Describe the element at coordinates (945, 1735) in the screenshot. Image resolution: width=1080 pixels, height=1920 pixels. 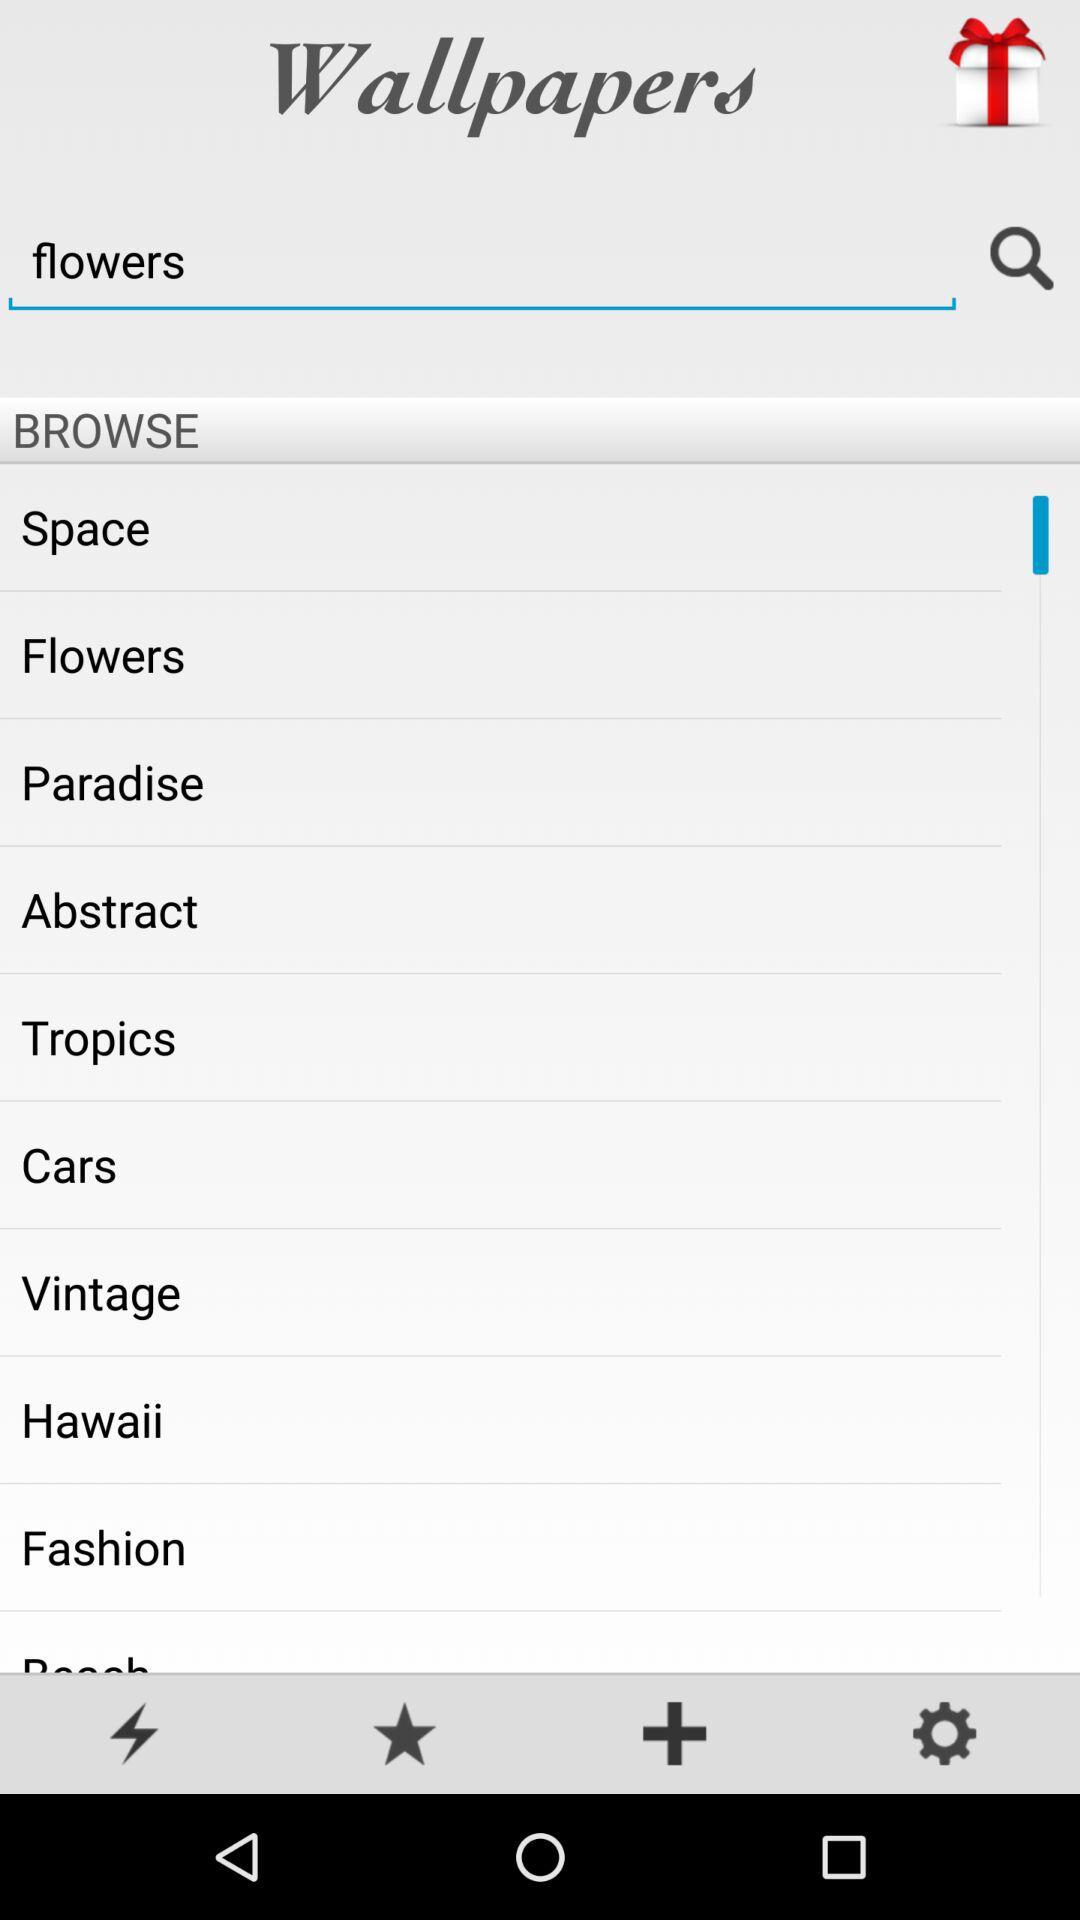
I see `setting page` at that location.